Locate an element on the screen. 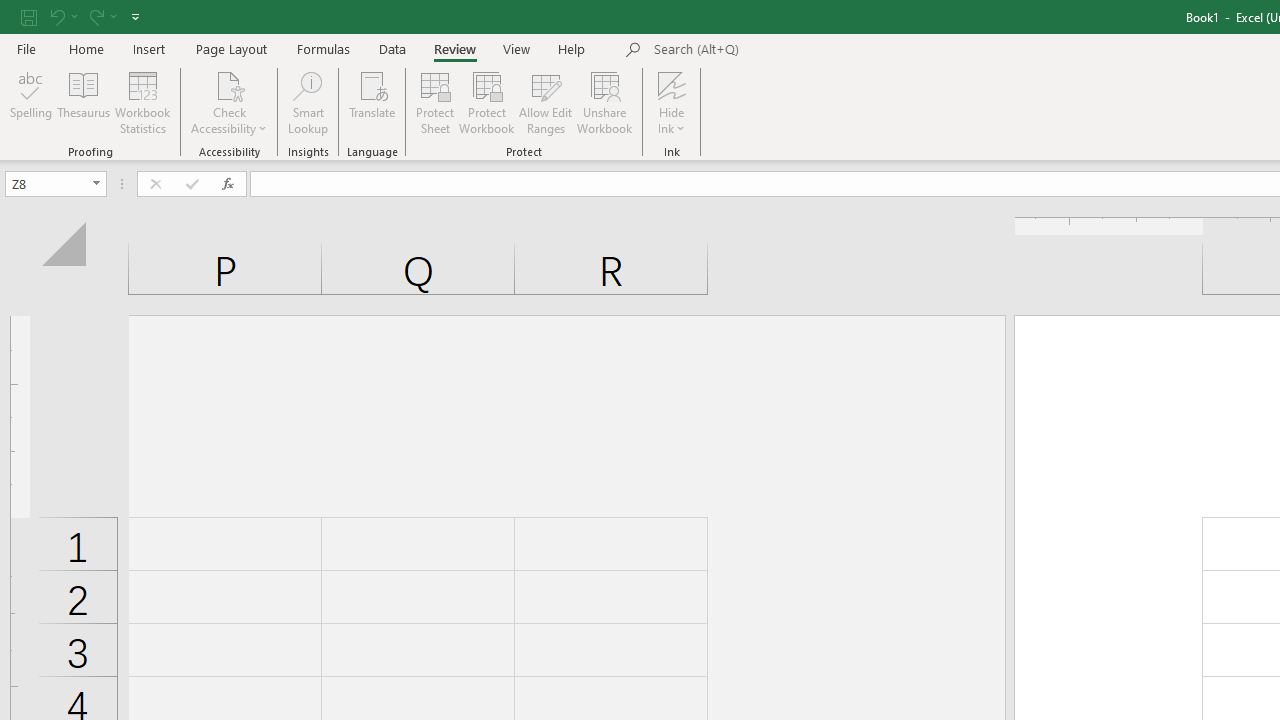 This screenshot has width=1280, height=720. 'Review' is located at coordinates (454, 48).